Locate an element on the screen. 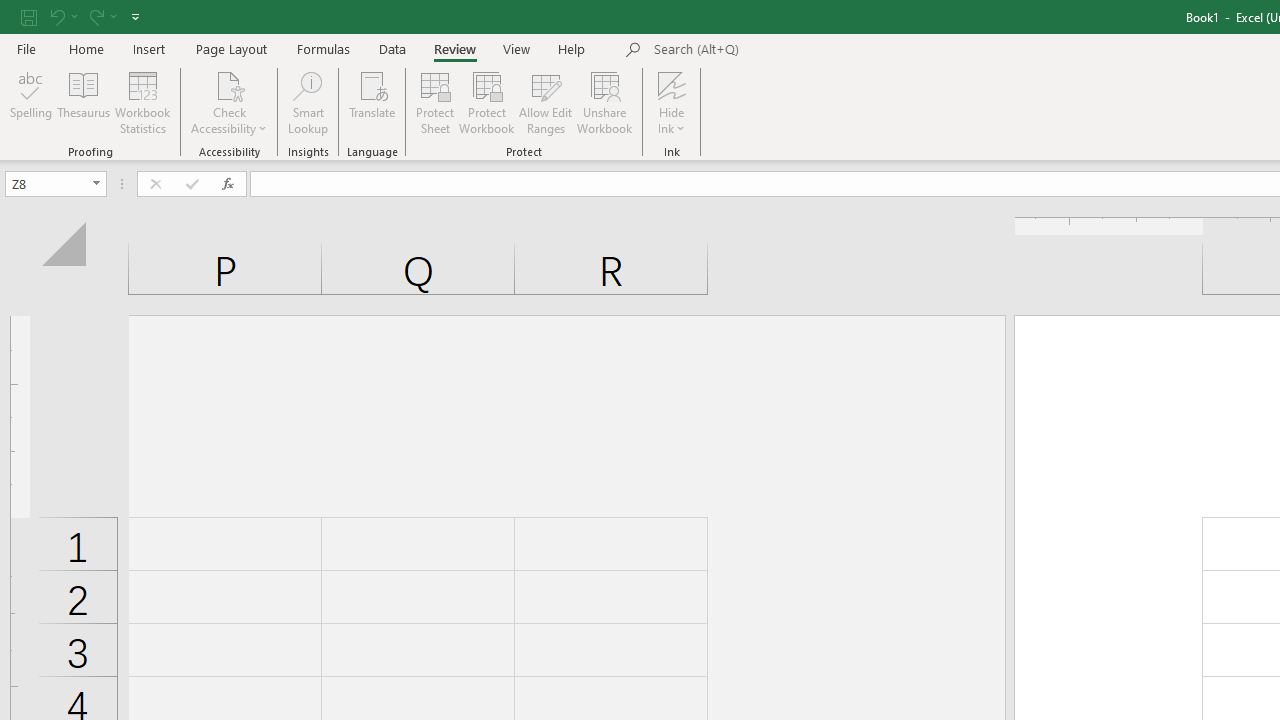 This screenshot has width=1280, height=720. 'Review' is located at coordinates (454, 48).